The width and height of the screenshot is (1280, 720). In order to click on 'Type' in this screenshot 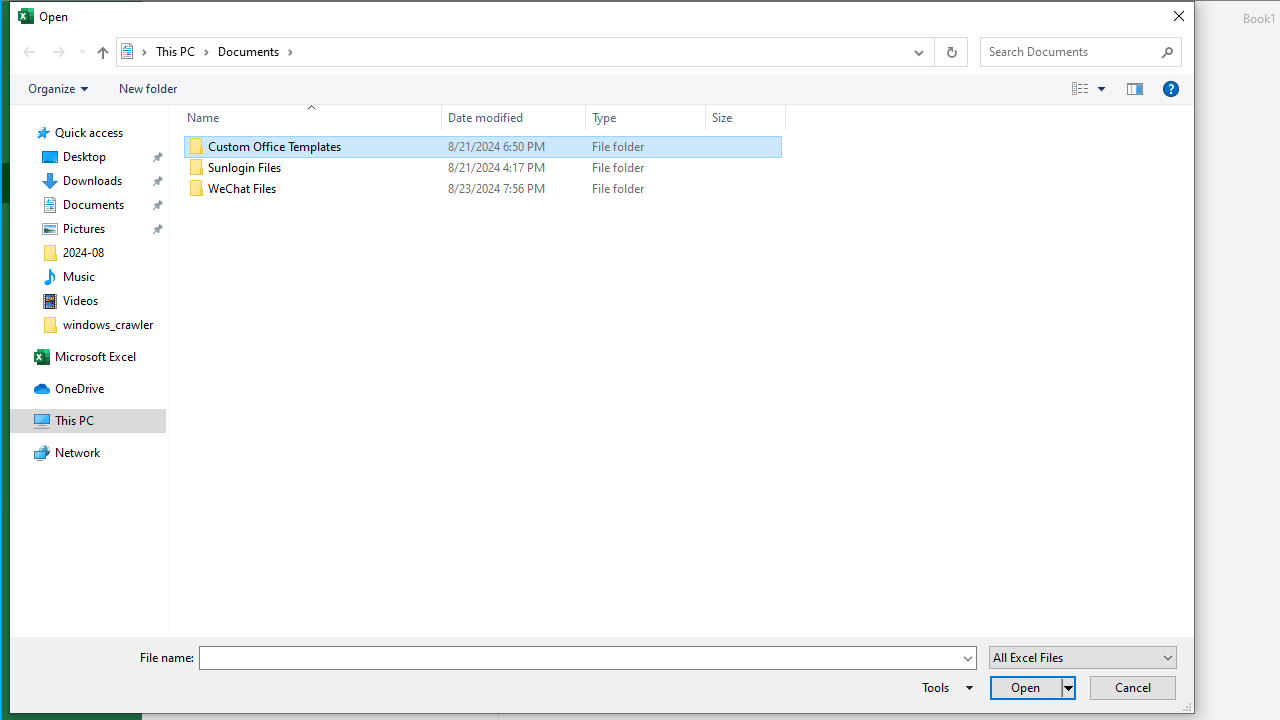, I will do `click(646, 117)`.